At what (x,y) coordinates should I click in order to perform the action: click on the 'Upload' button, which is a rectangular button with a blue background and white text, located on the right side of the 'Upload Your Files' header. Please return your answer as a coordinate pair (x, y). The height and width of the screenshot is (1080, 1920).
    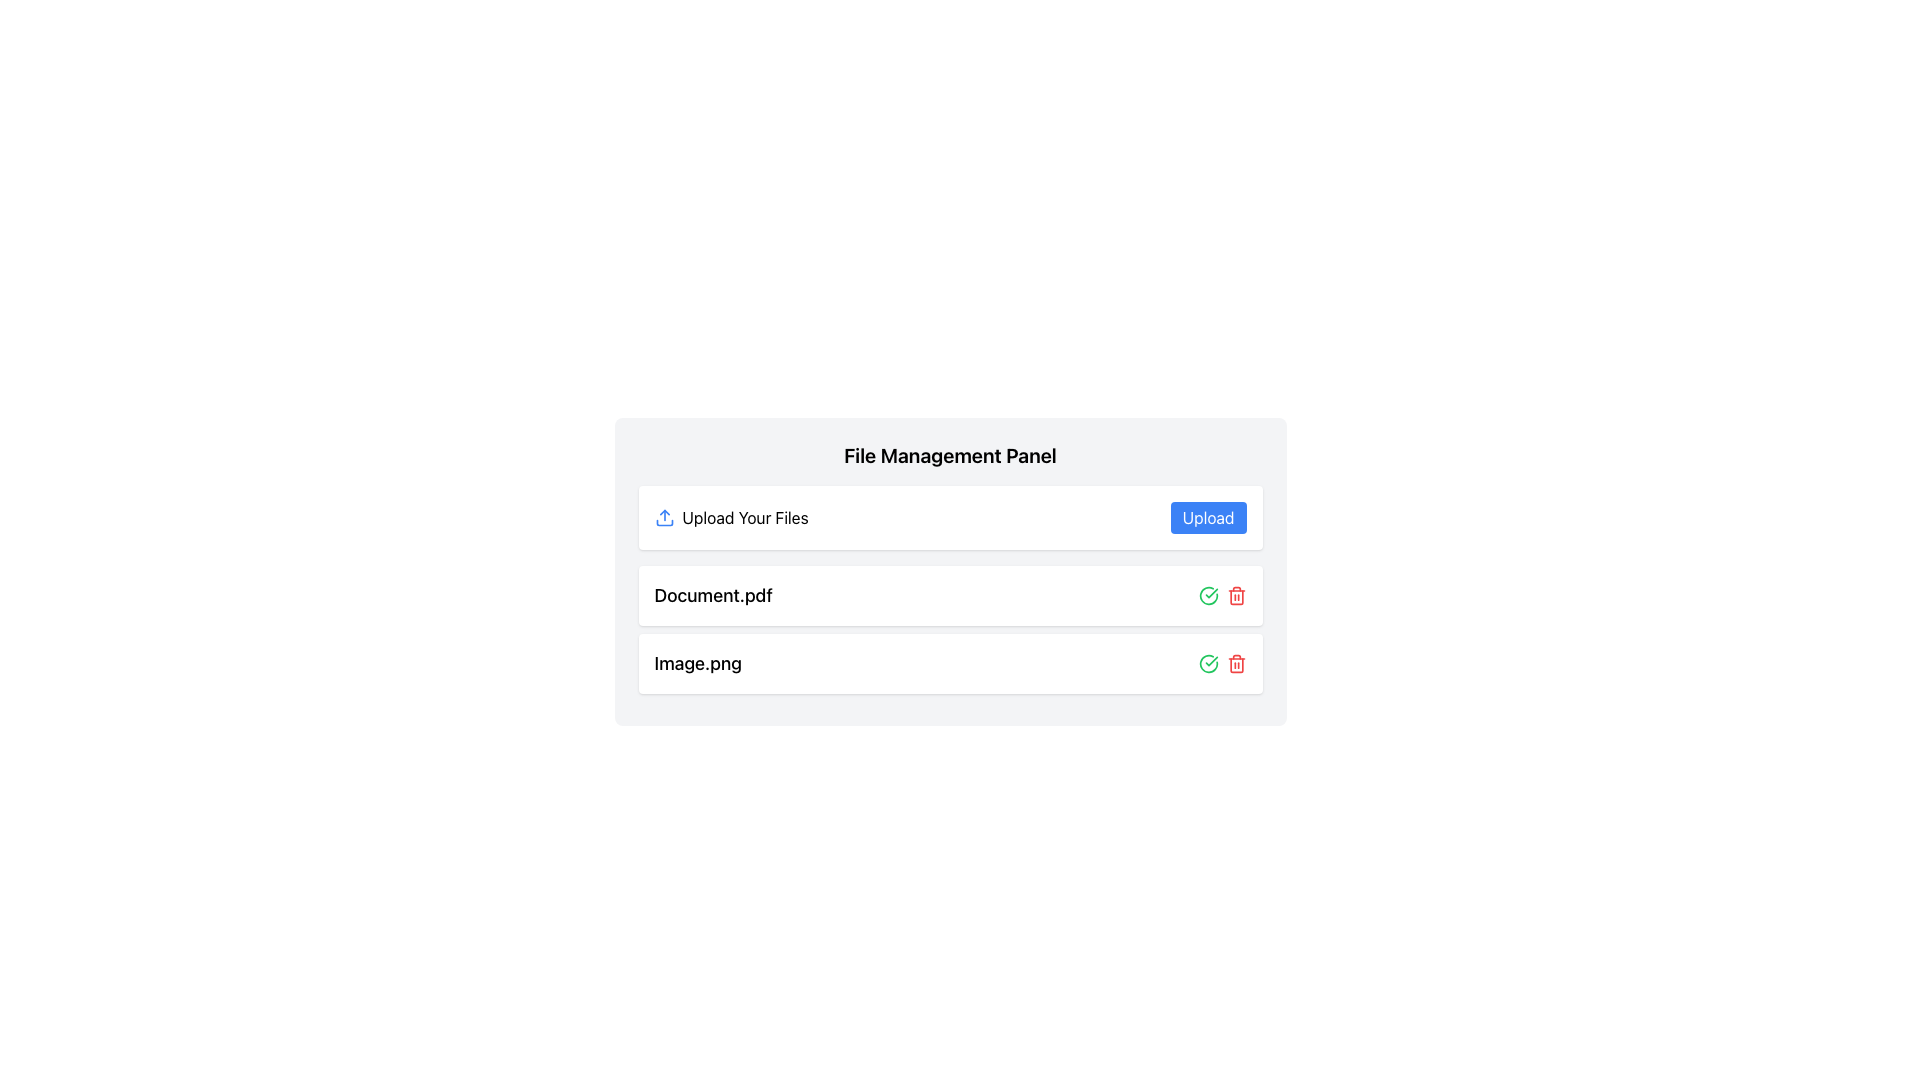
    Looking at the image, I should click on (1207, 516).